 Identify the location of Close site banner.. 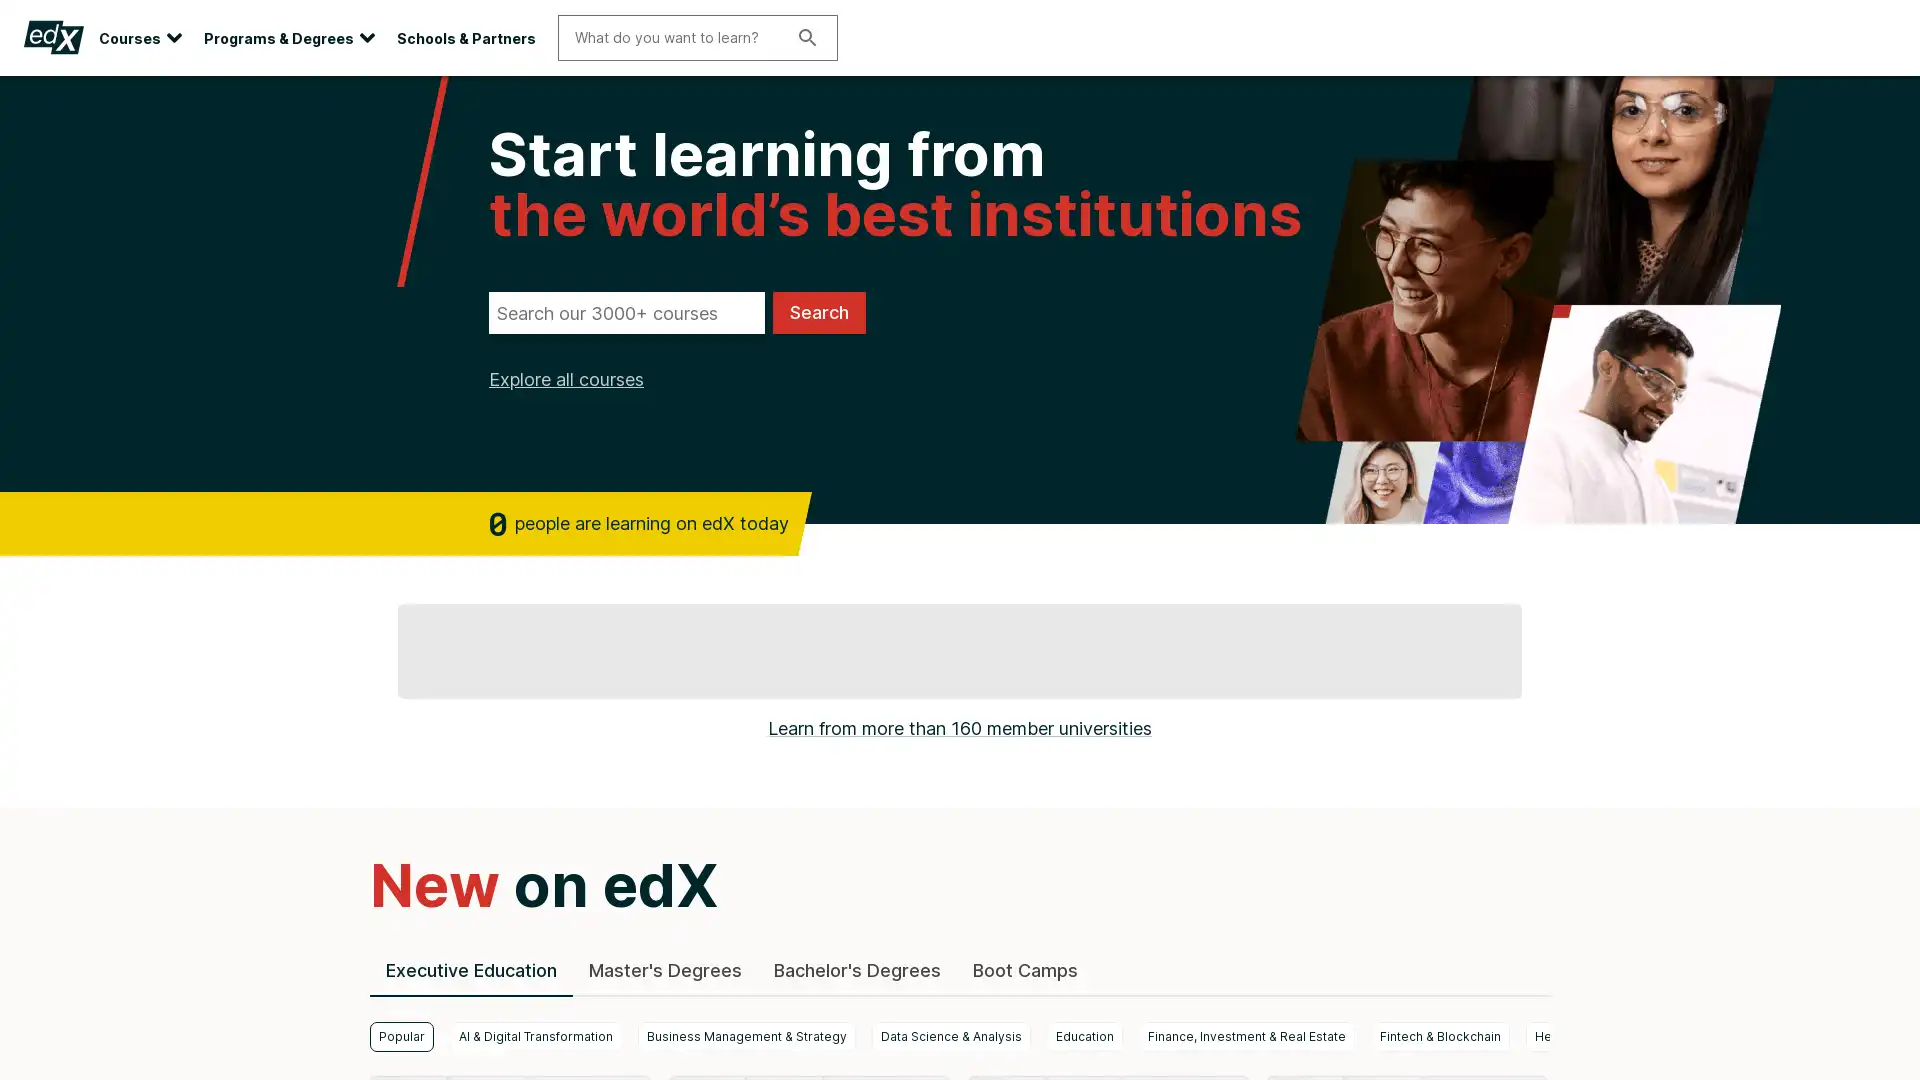
(1896, 92).